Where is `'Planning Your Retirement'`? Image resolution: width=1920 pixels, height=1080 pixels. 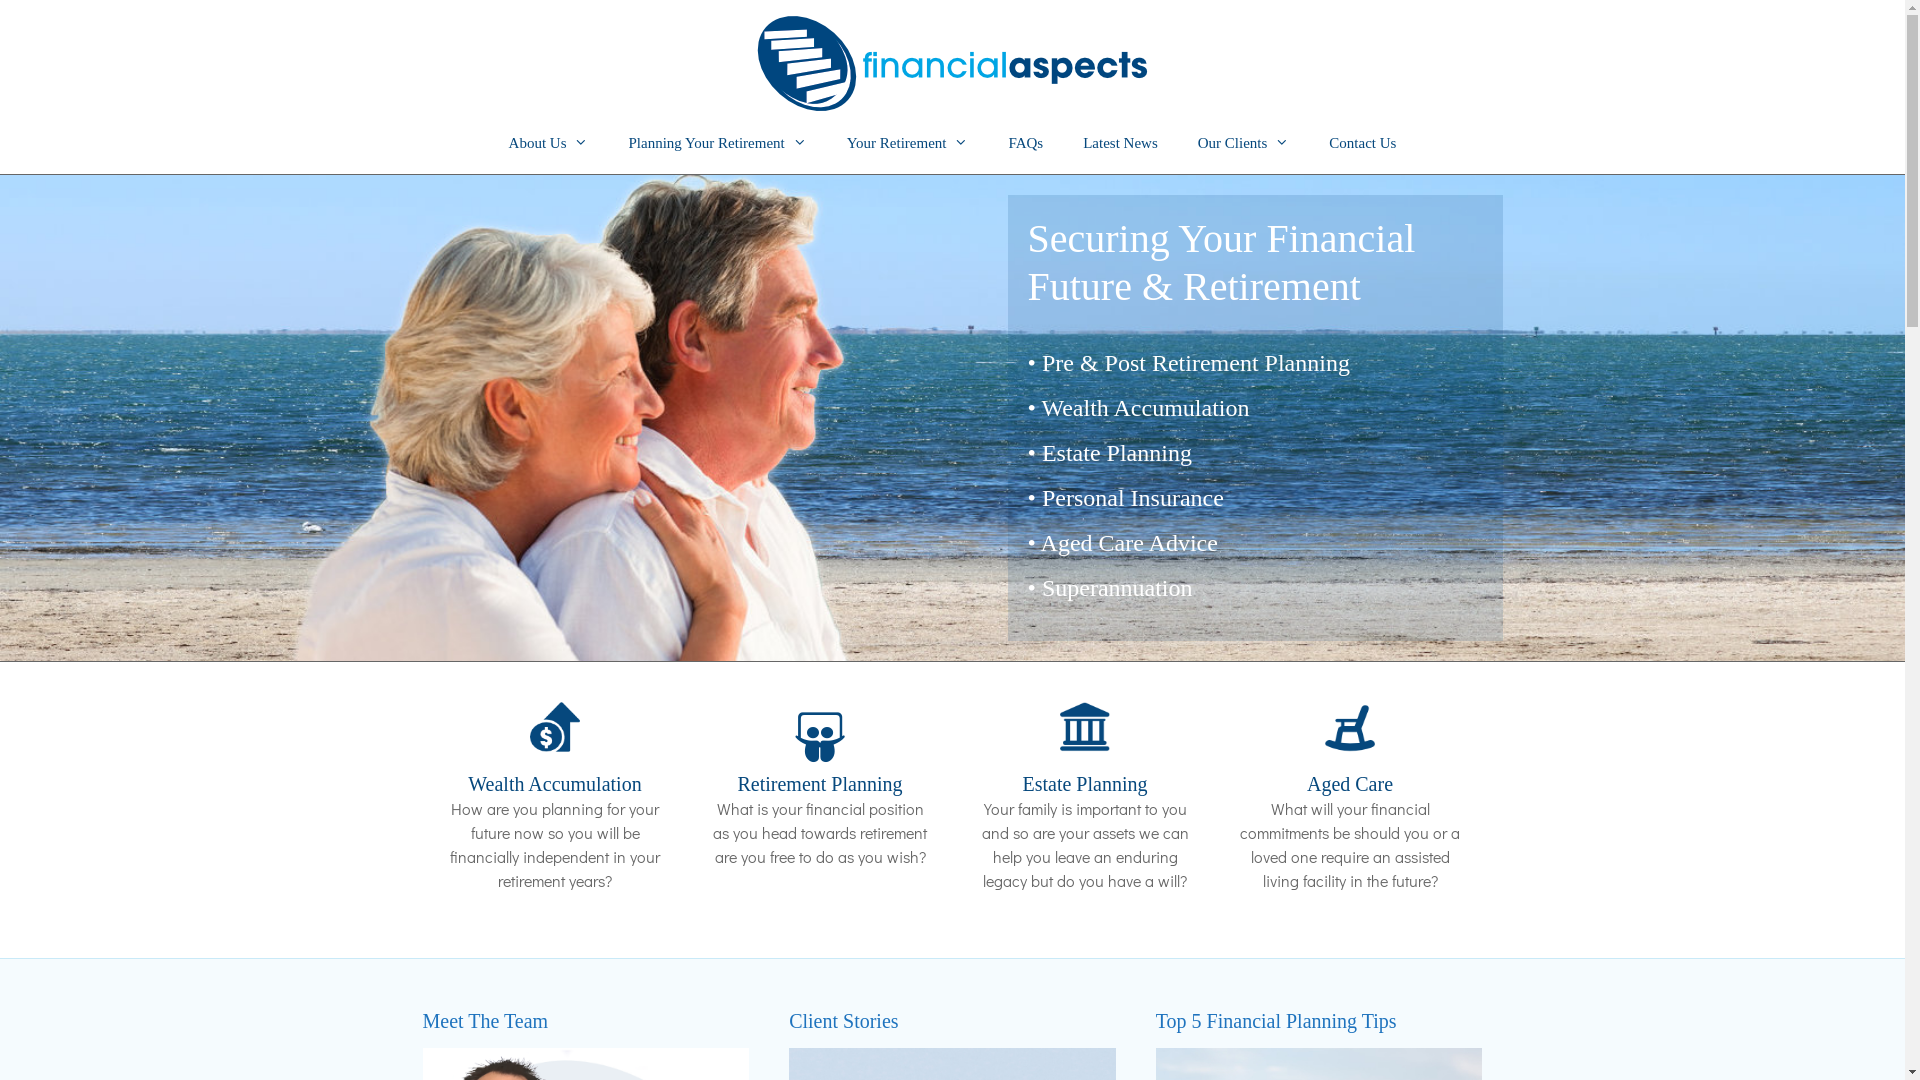
'Planning Your Retirement' is located at coordinates (607, 141).